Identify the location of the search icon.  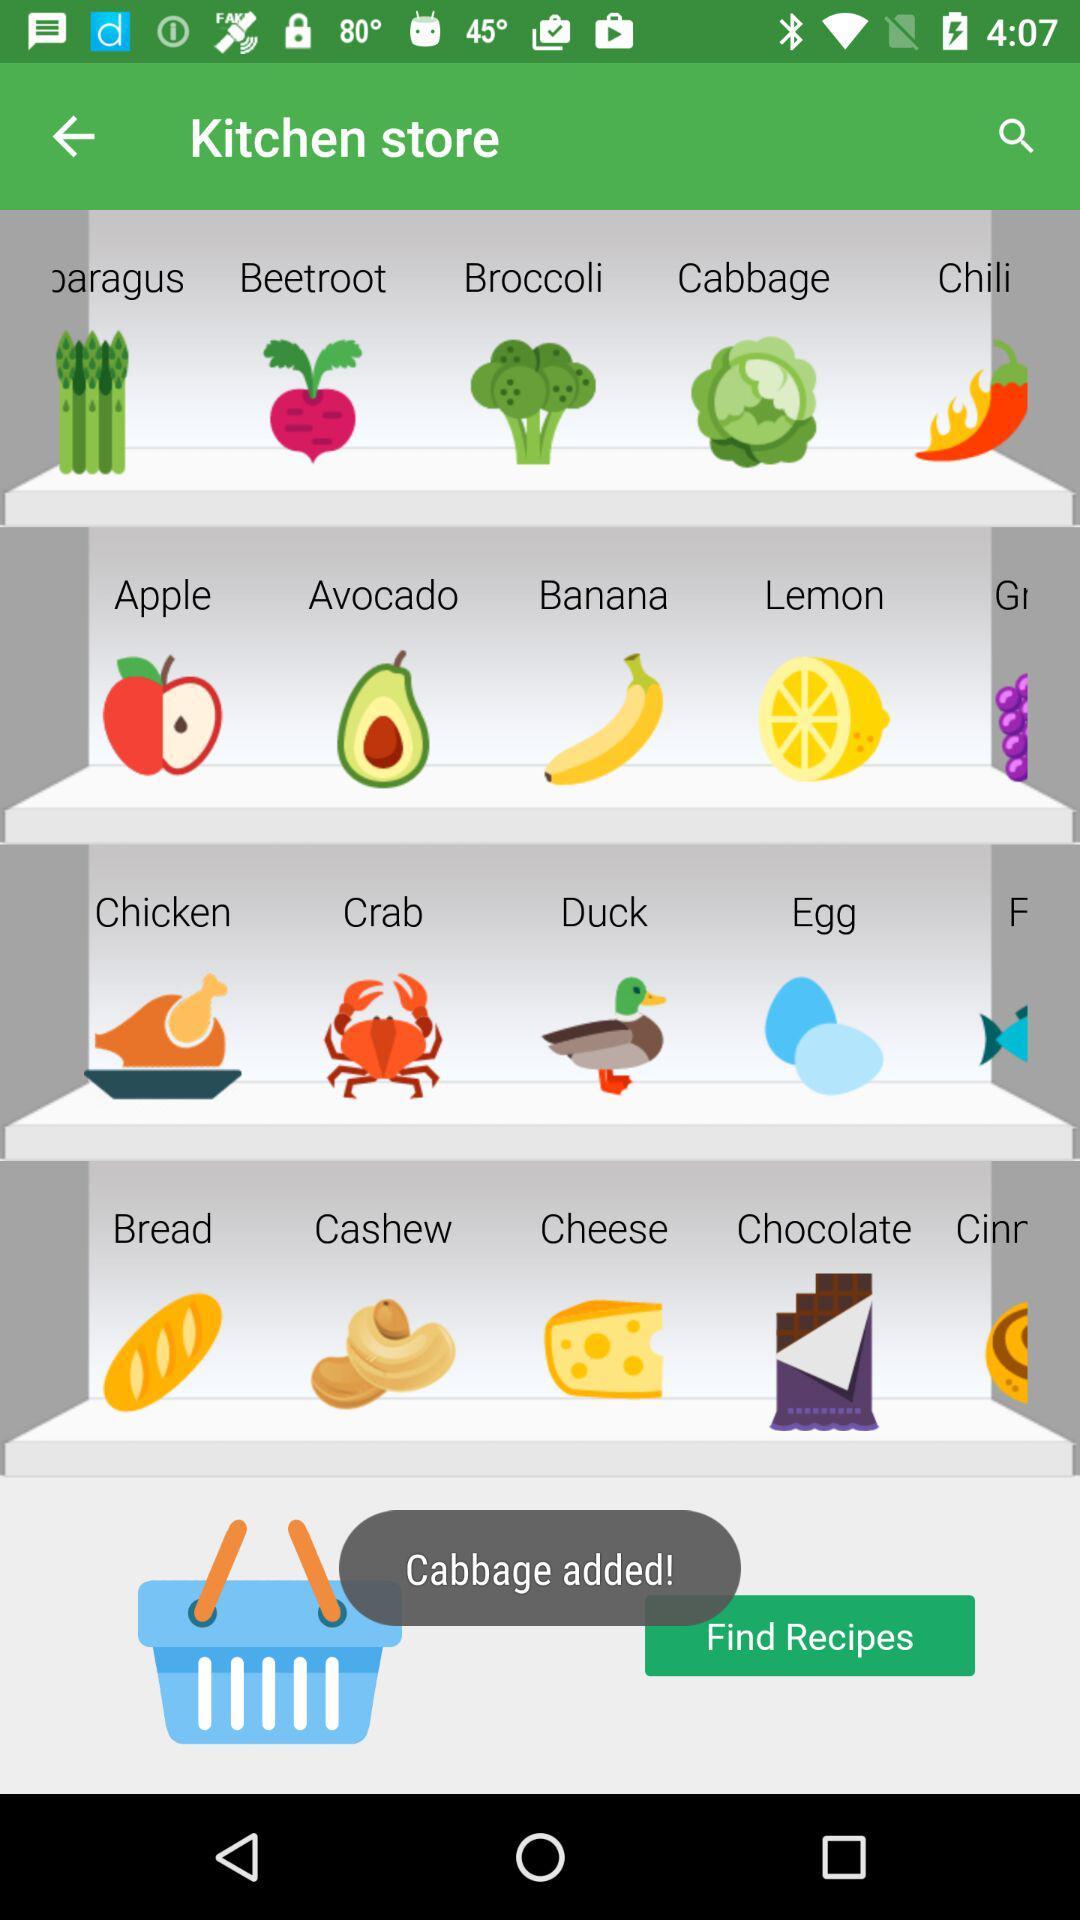
(1017, 136).